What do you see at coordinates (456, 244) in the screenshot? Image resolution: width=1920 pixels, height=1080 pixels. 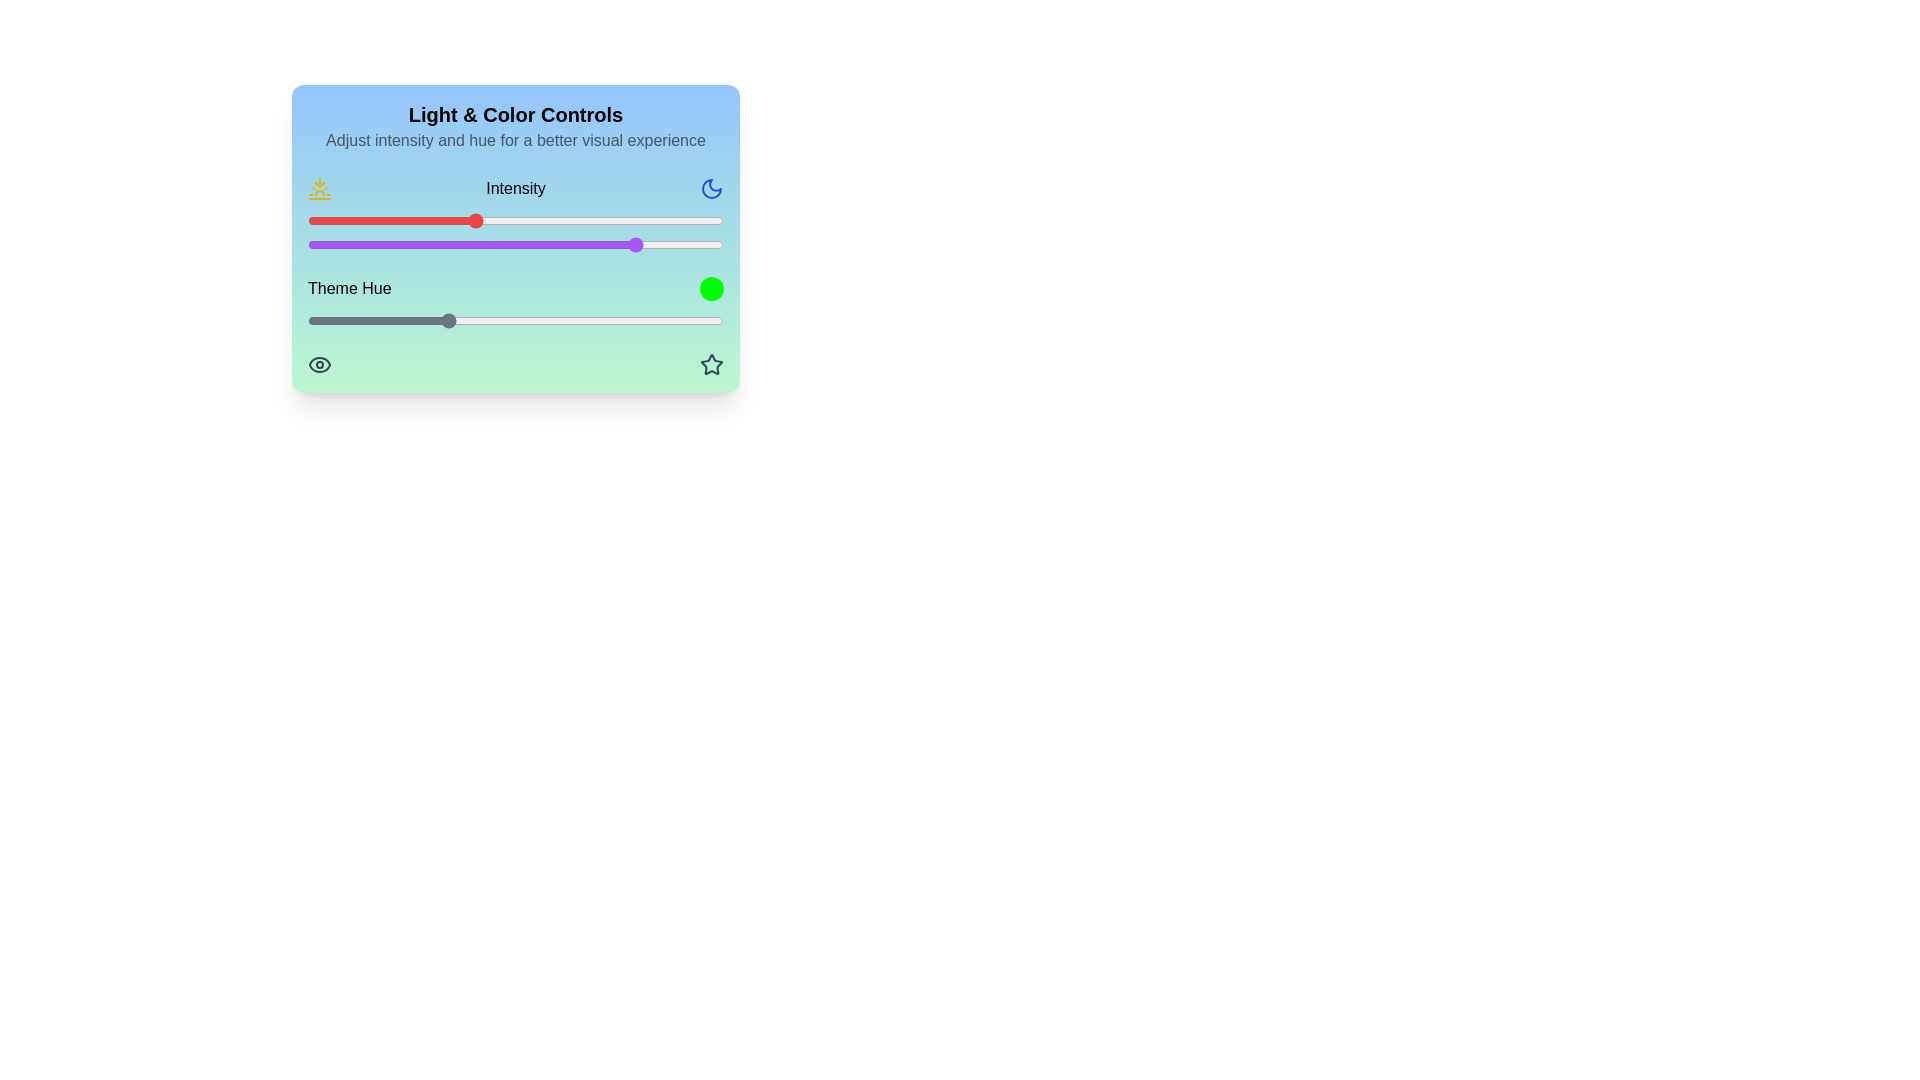 I see `the slider value` at bounding box center [456, 244].